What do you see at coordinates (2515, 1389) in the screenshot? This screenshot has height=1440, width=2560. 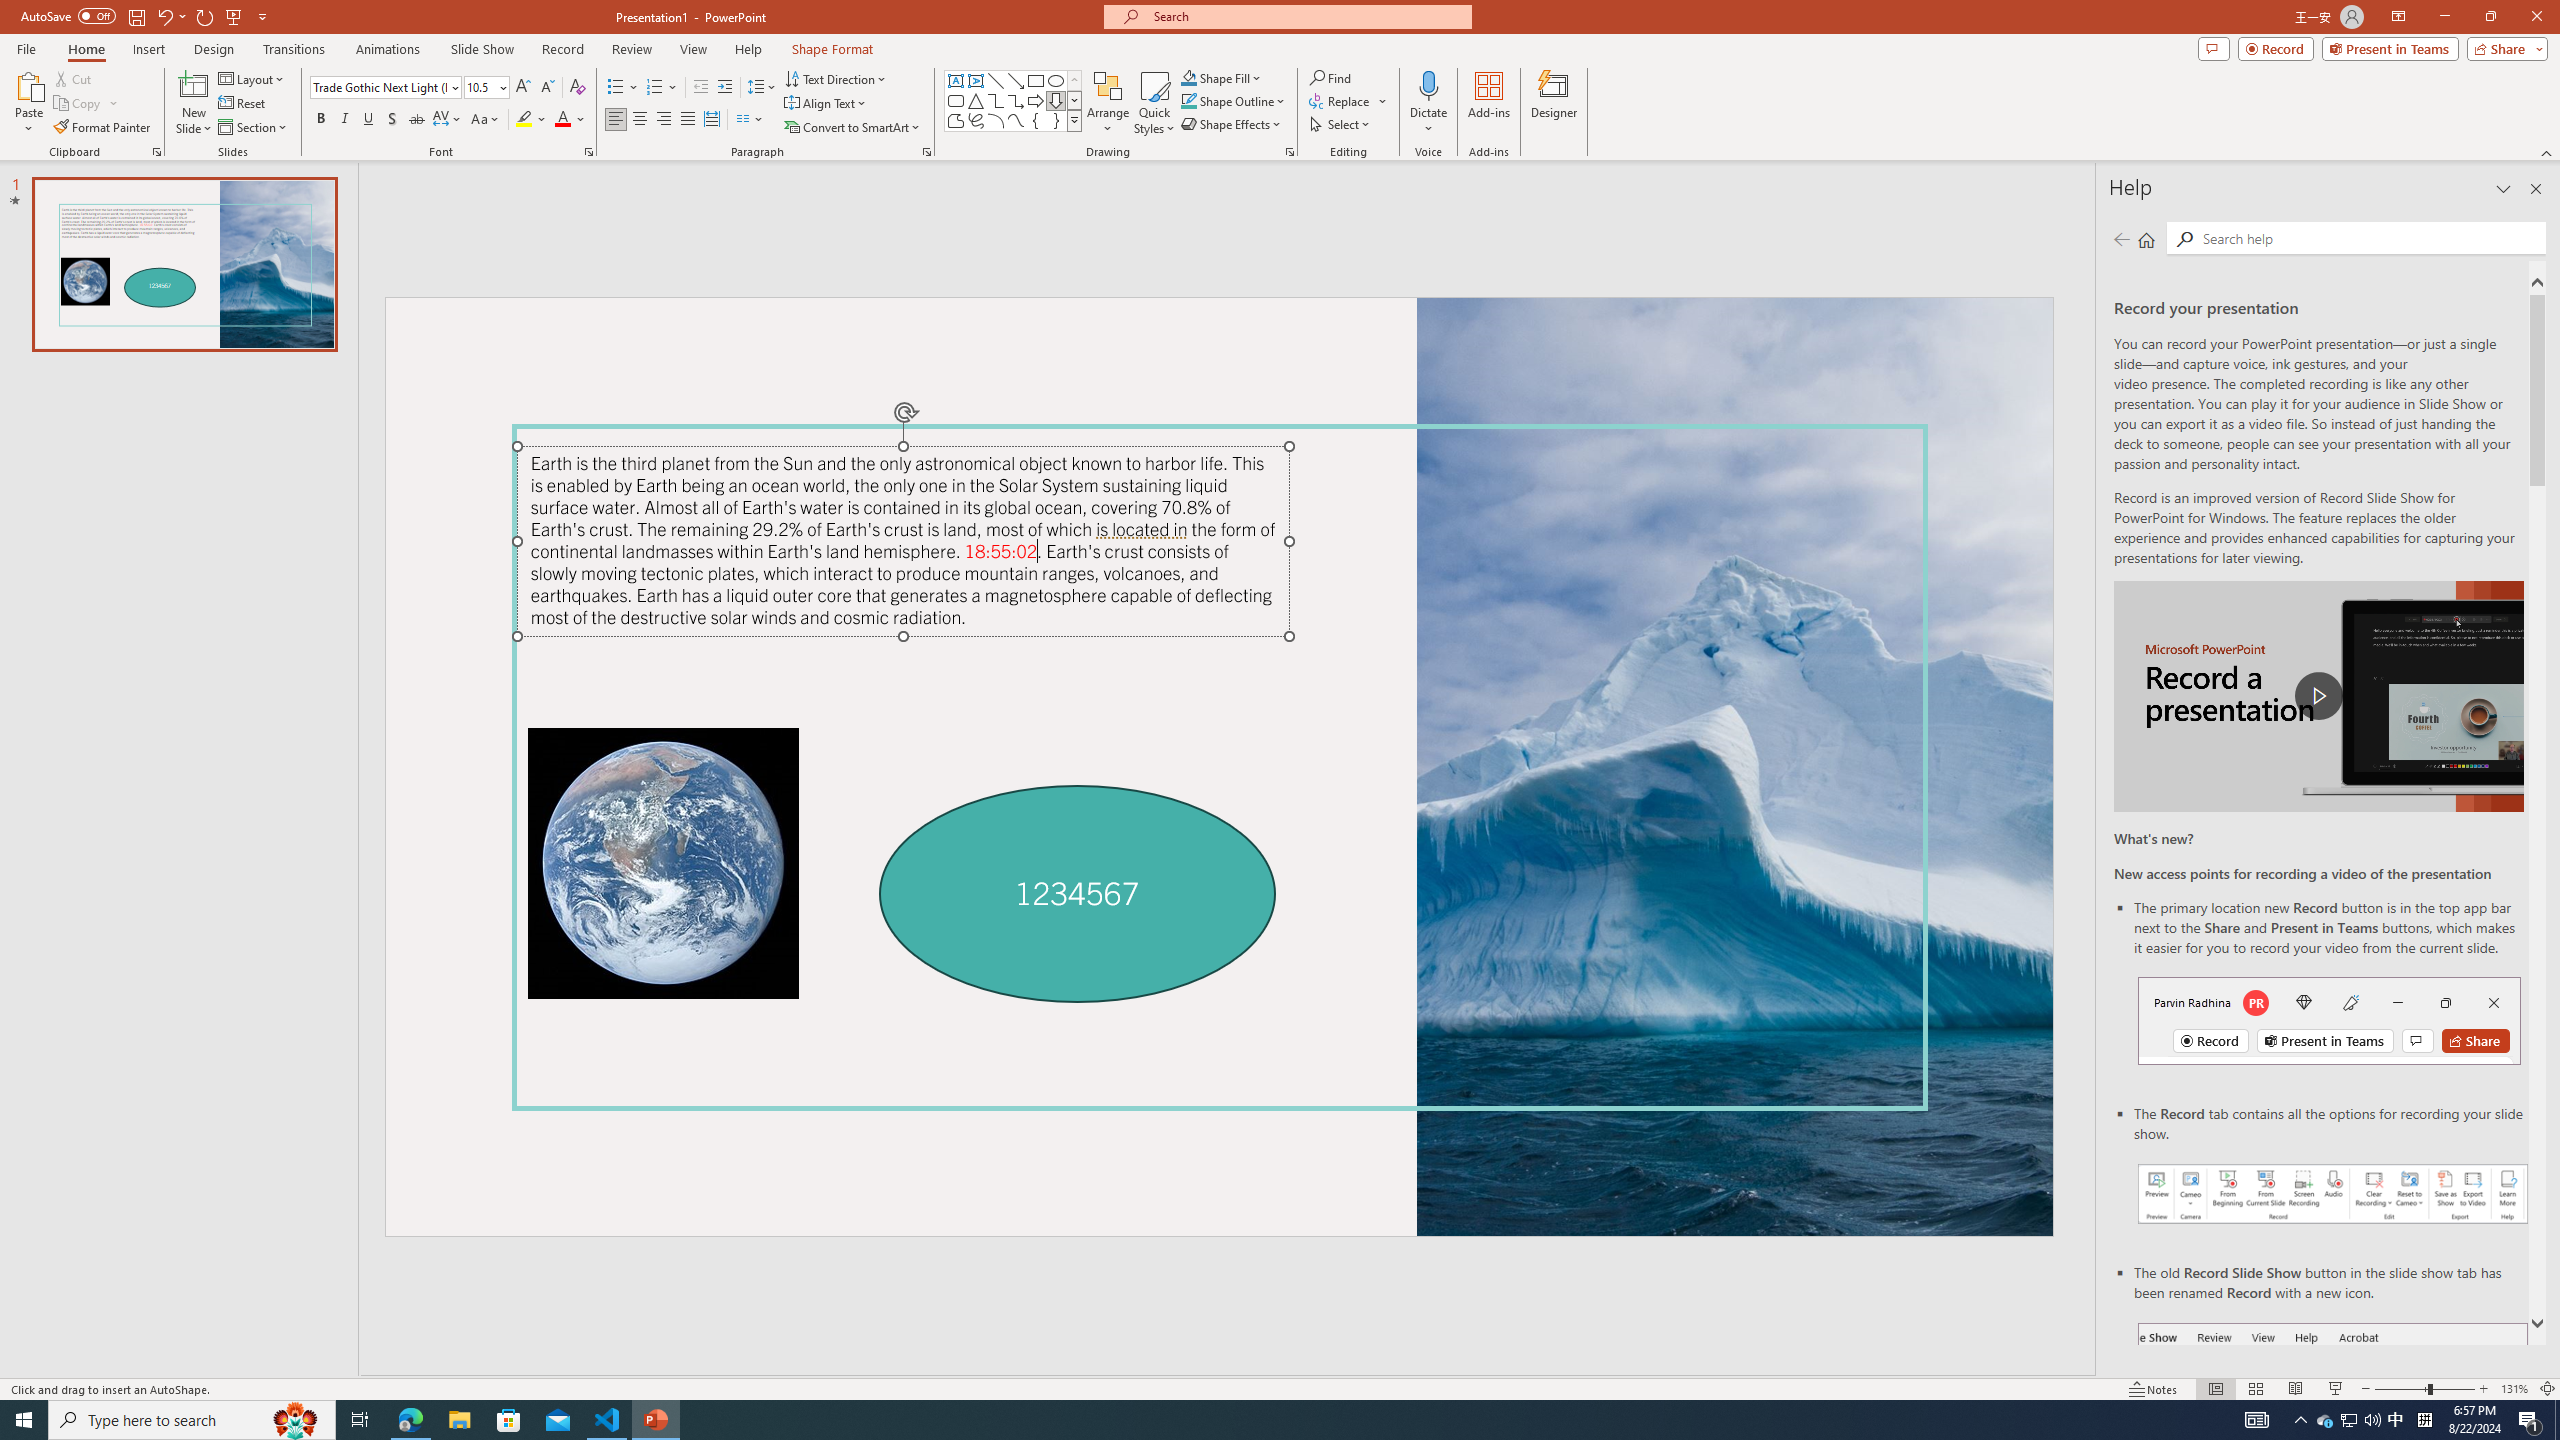 I see `'Zoom 131%'` at bounding box center [2515, 1389].